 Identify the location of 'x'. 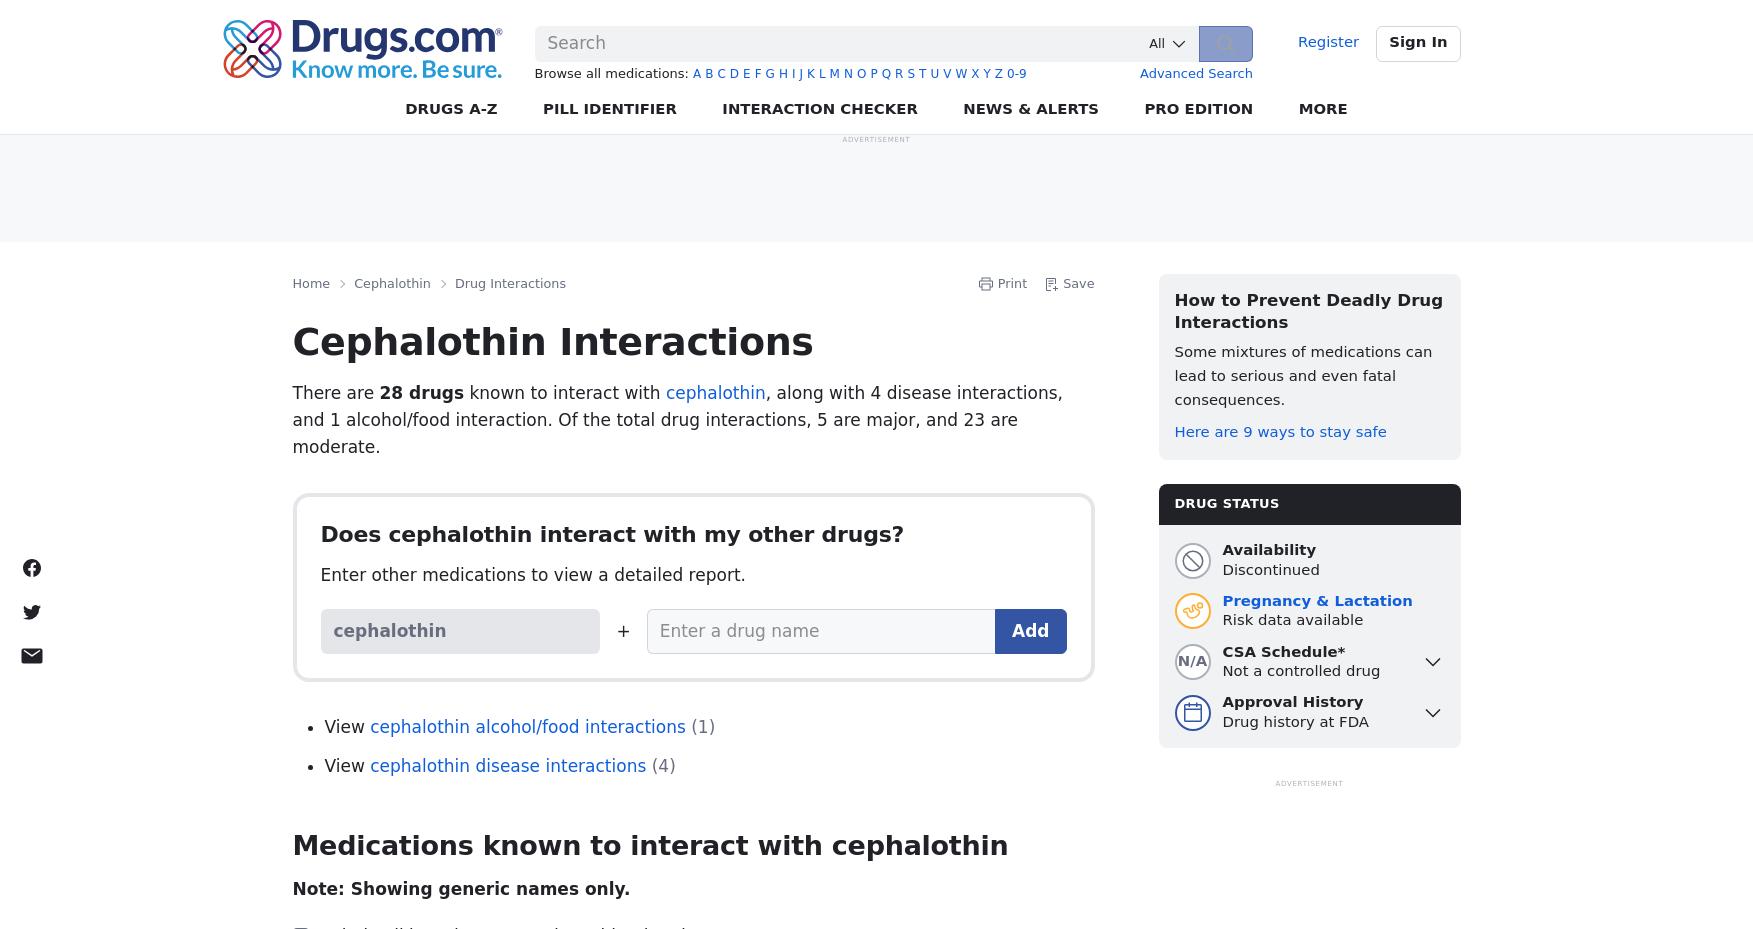
(975, 73).